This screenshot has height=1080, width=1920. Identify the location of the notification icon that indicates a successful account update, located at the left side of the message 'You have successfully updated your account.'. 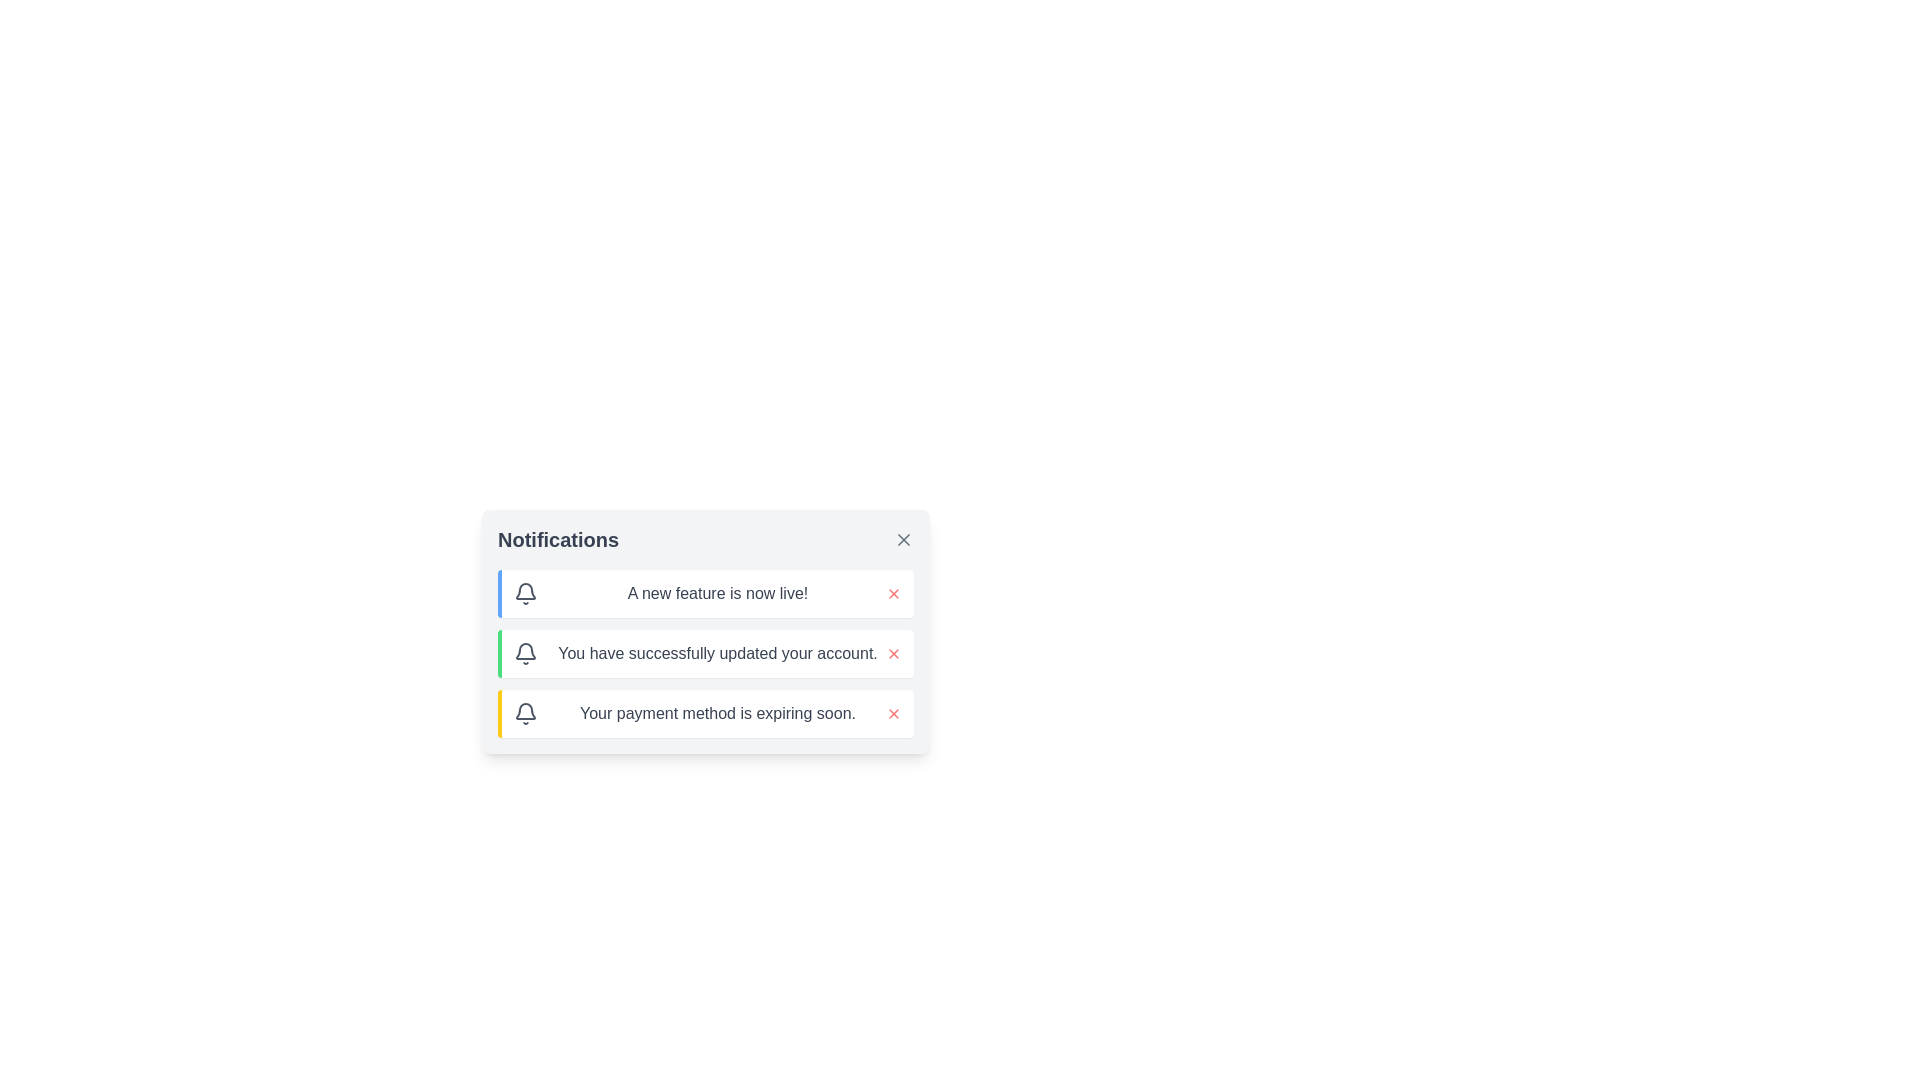
(526, 654).